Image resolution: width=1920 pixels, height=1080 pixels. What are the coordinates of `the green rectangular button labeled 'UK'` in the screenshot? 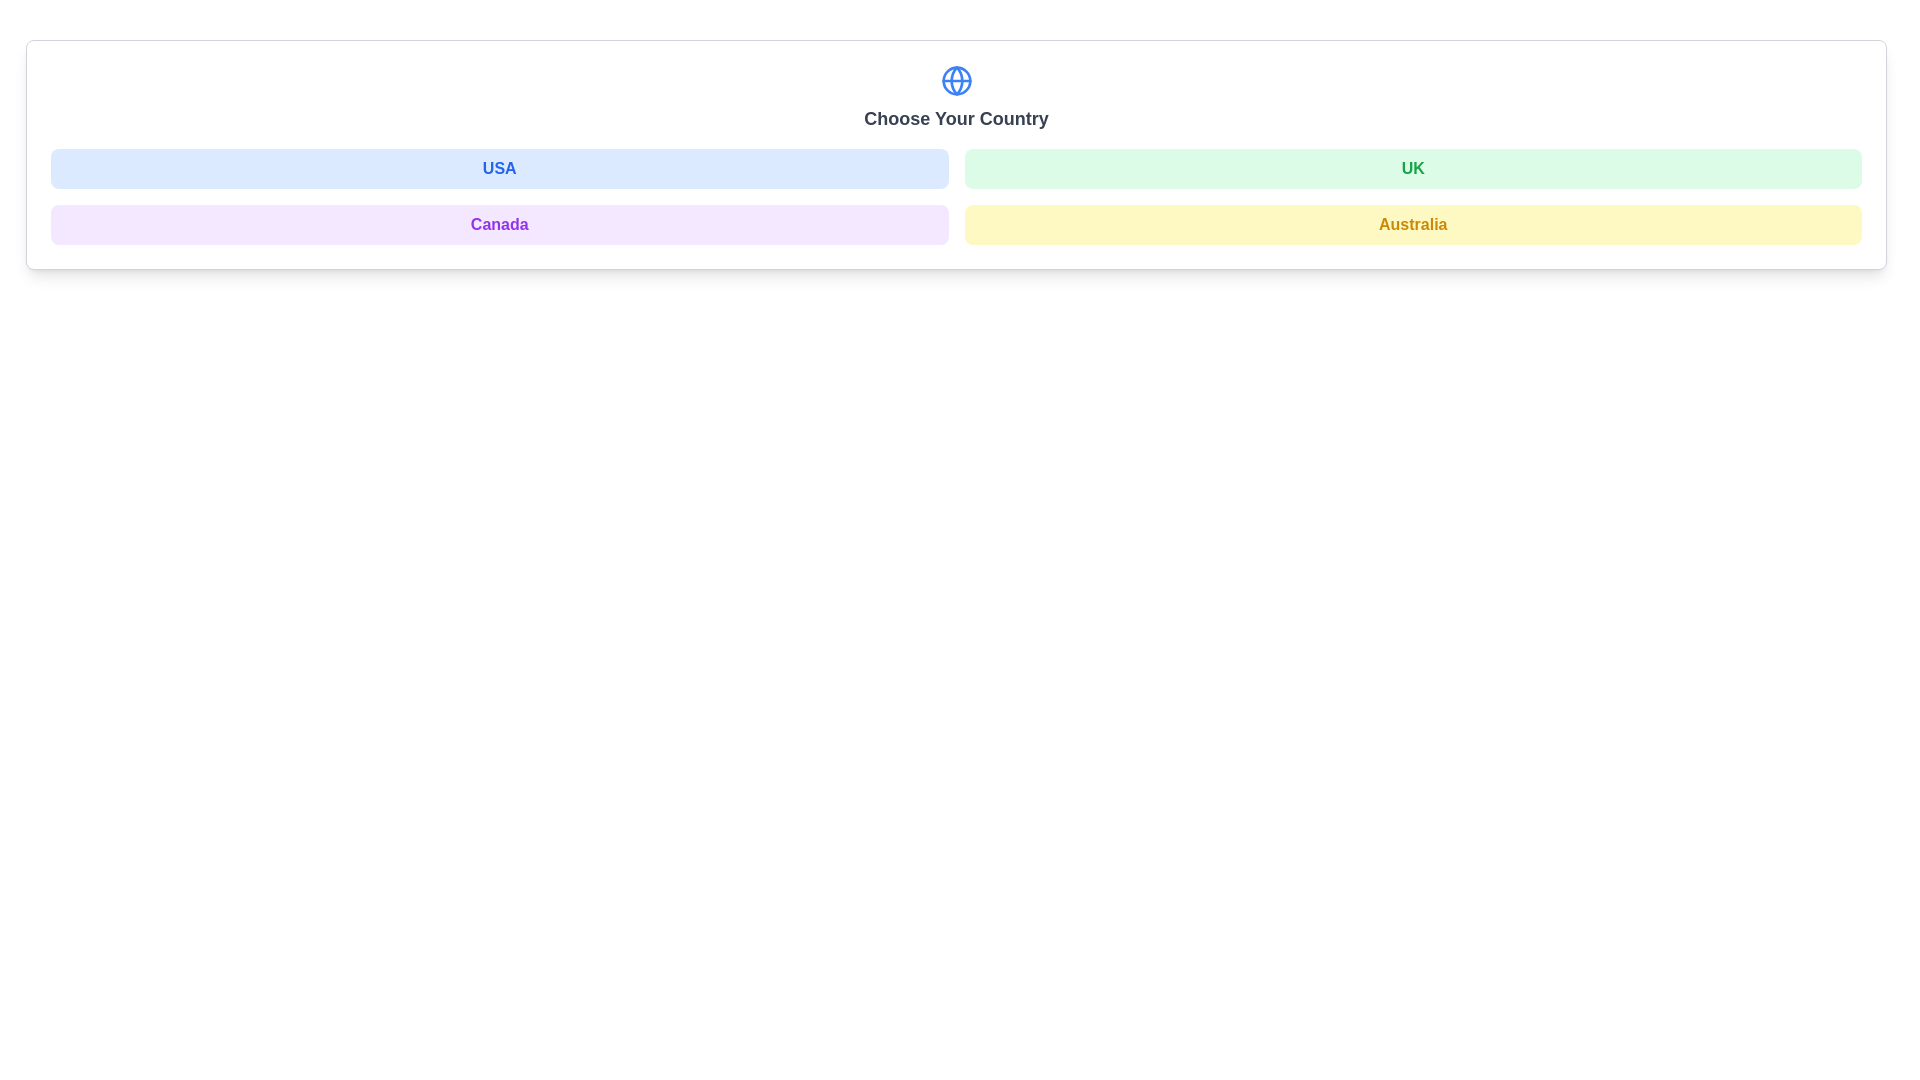 It's located at (1412, 168).